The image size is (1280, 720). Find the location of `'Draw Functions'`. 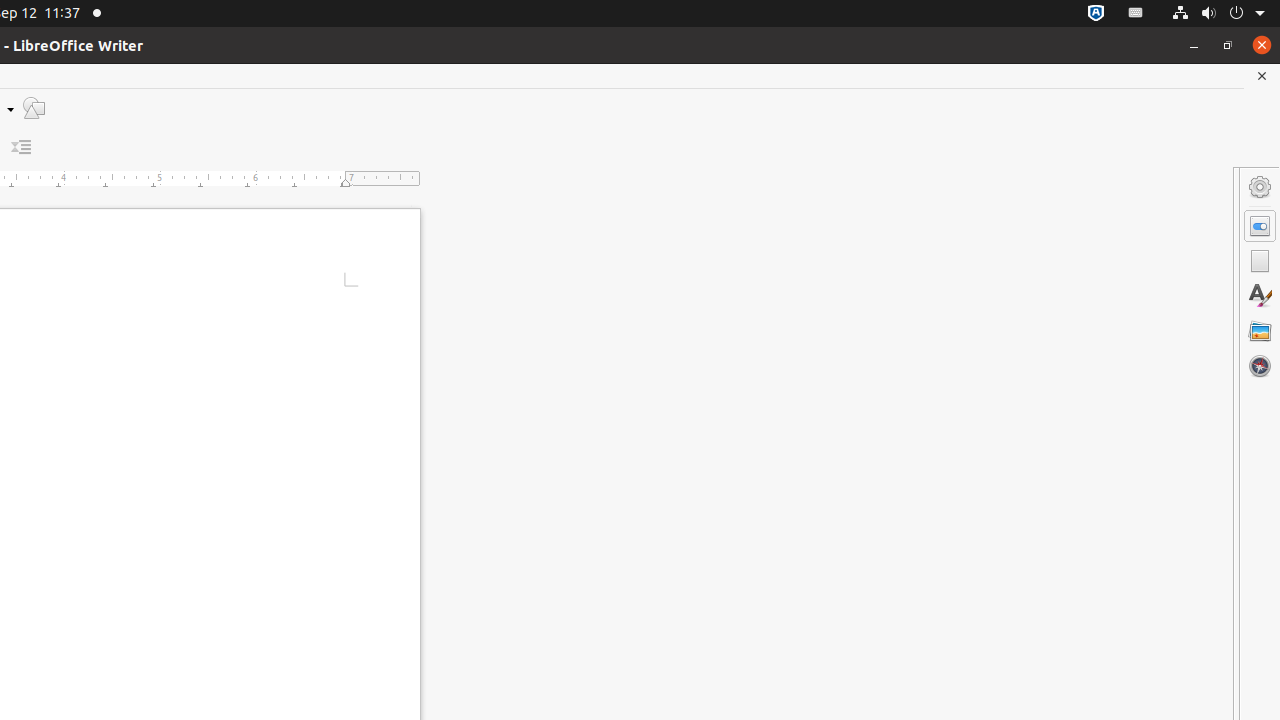

'Draw Functions' is located at coordinates (33, 108).